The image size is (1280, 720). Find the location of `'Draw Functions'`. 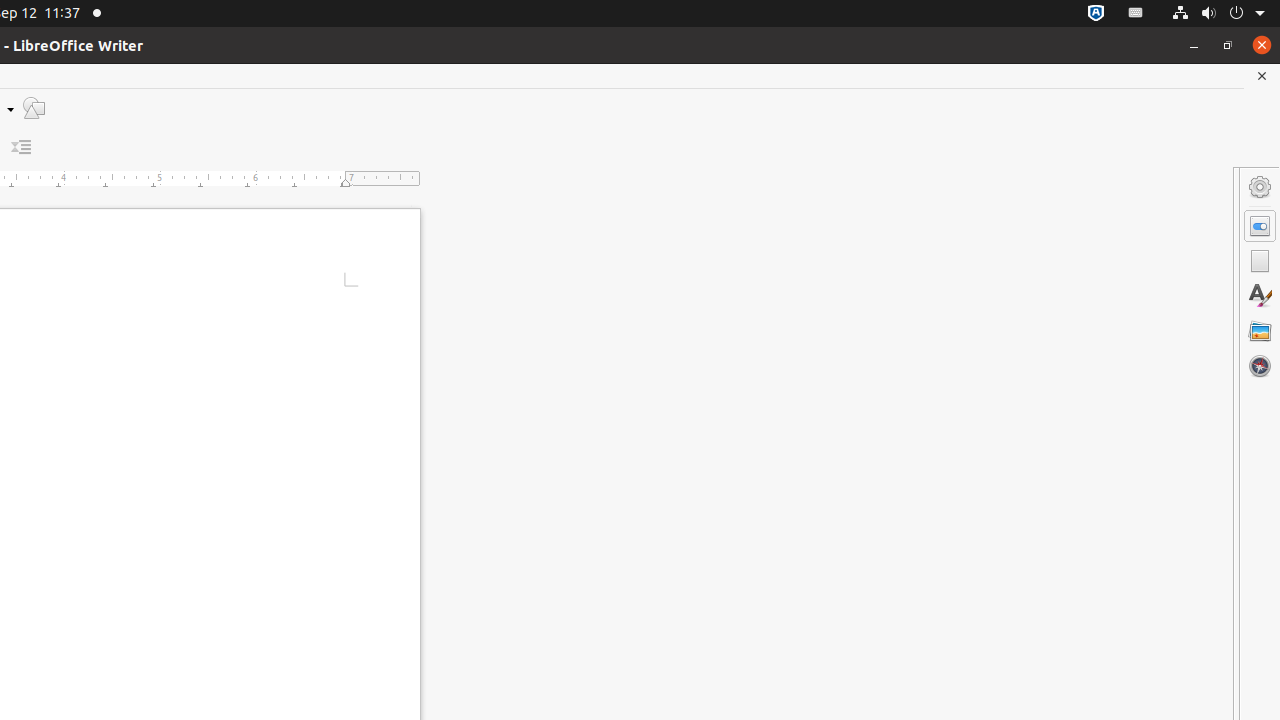

'Draw Functions' is located at coordinates (33, 108).